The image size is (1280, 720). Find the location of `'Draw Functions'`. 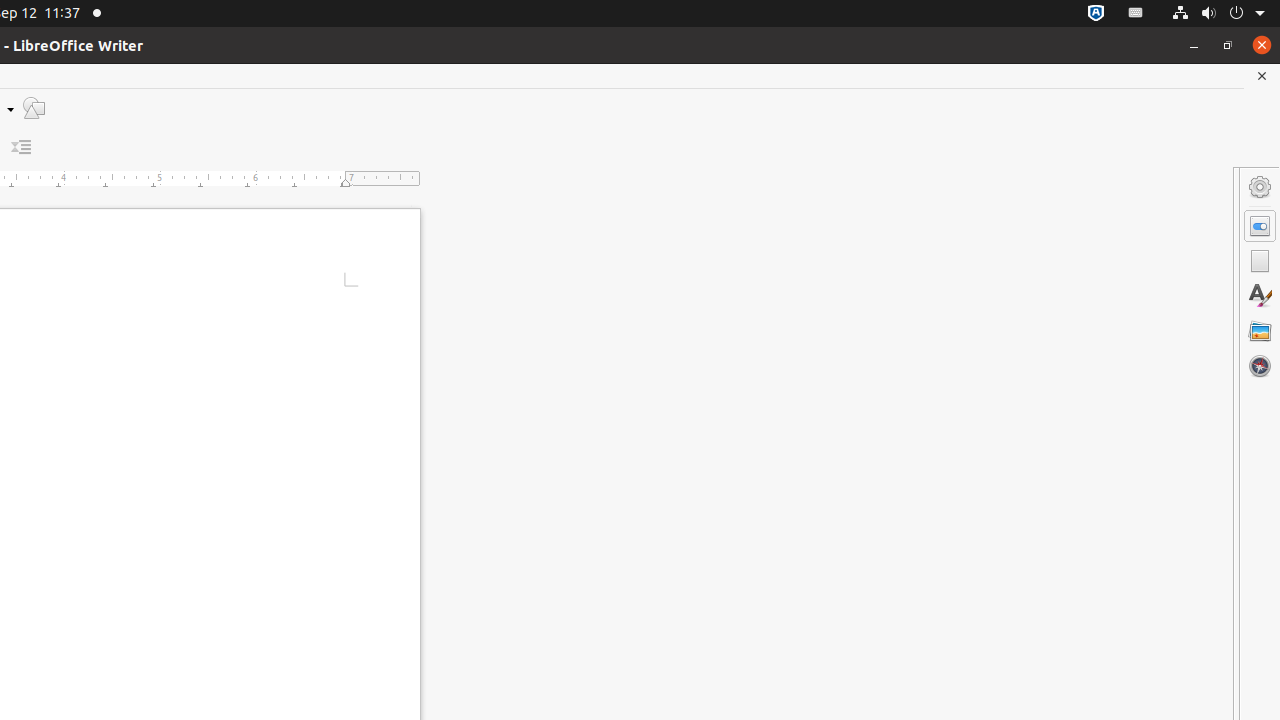

'Draw Functions' is located at coordinates (33, 108).